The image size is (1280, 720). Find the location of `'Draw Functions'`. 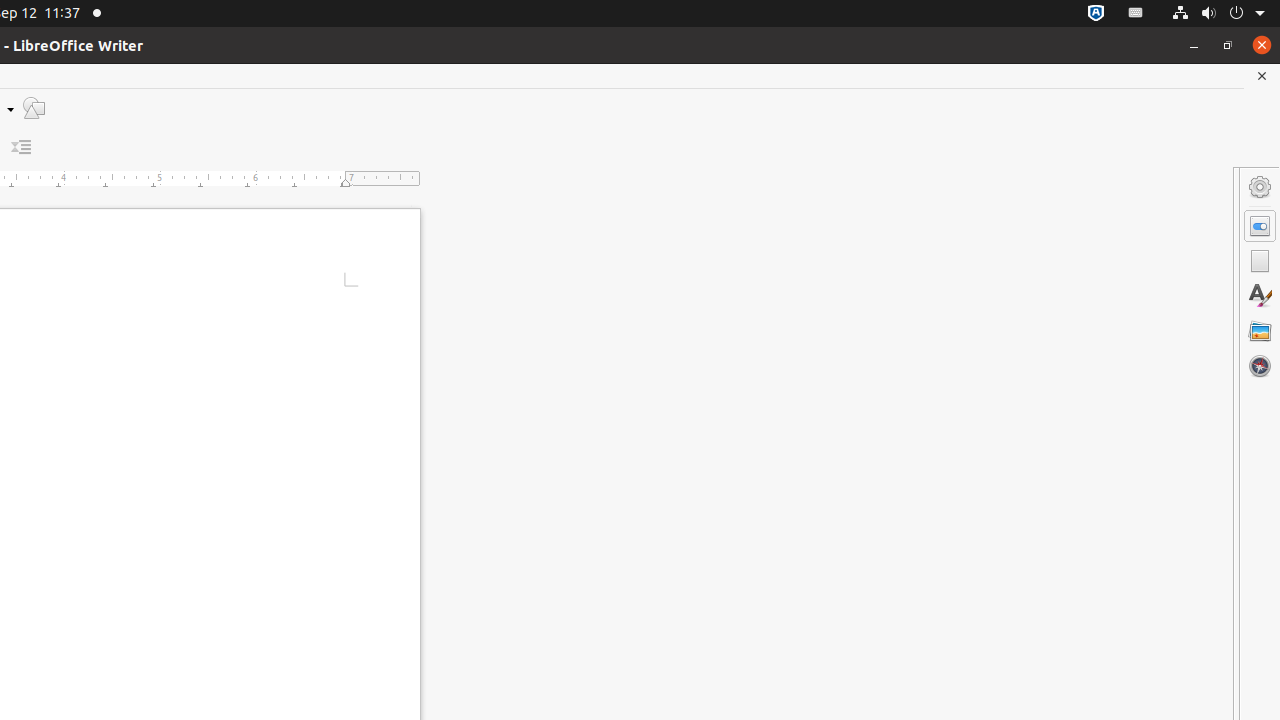

'Draw Functions' is located at coordinates (33, 108).